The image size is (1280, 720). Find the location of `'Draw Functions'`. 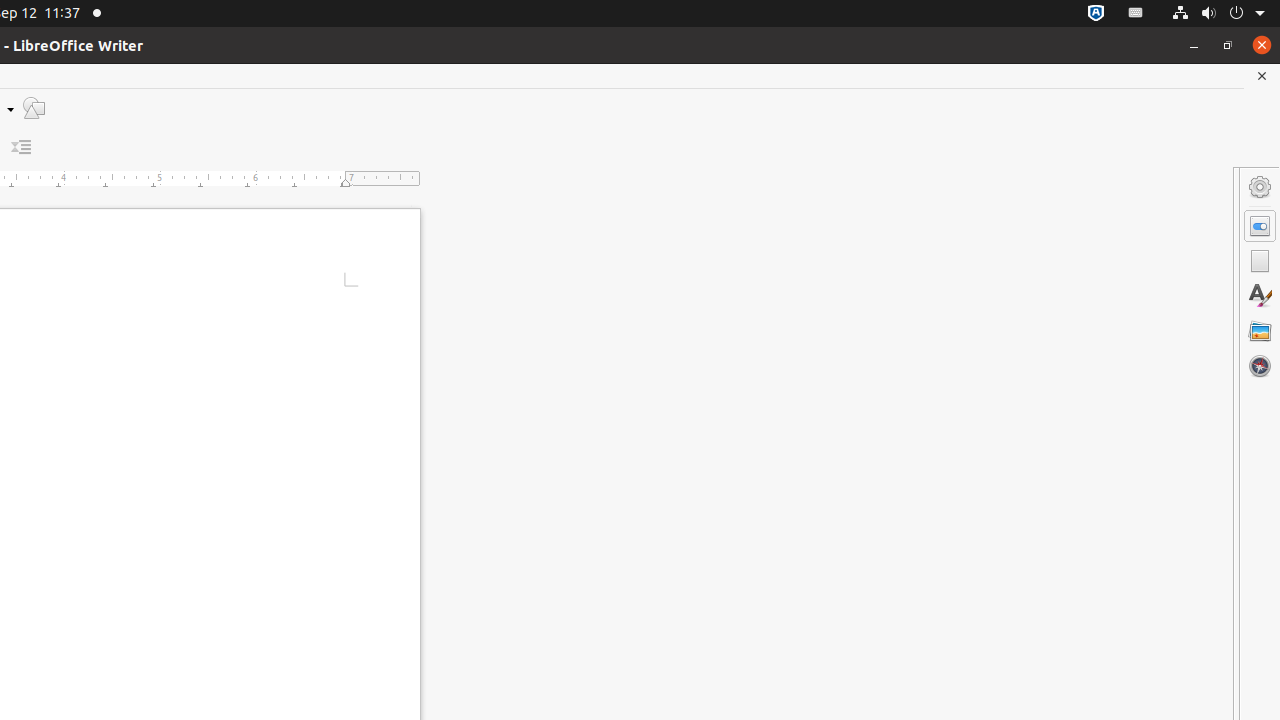

'Draw Functions' is located at coordinates (33, 108).